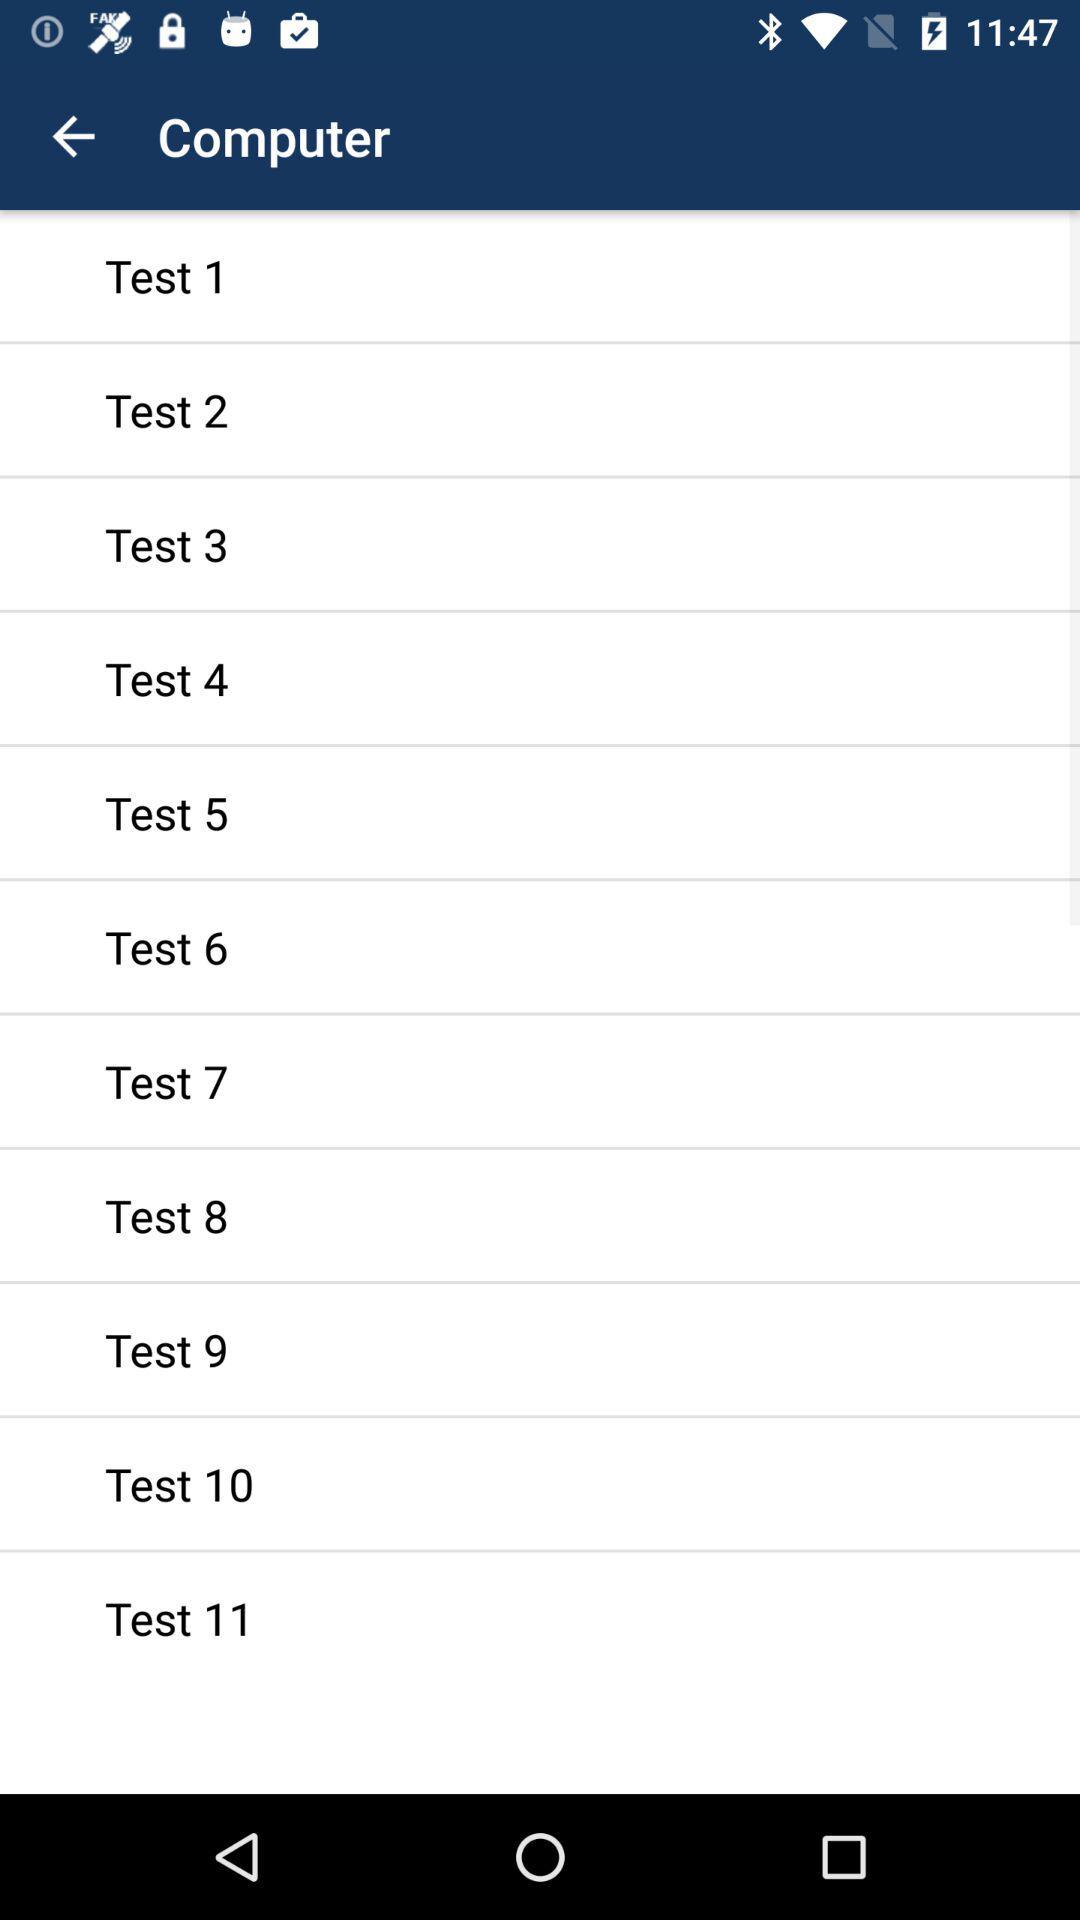 Image resolution: width=1080 pixels, height=1920 pixels. What do you see at coordinates (540, 678) in the screenshot?
I see `the test 4` at bounding box center [540, 678].